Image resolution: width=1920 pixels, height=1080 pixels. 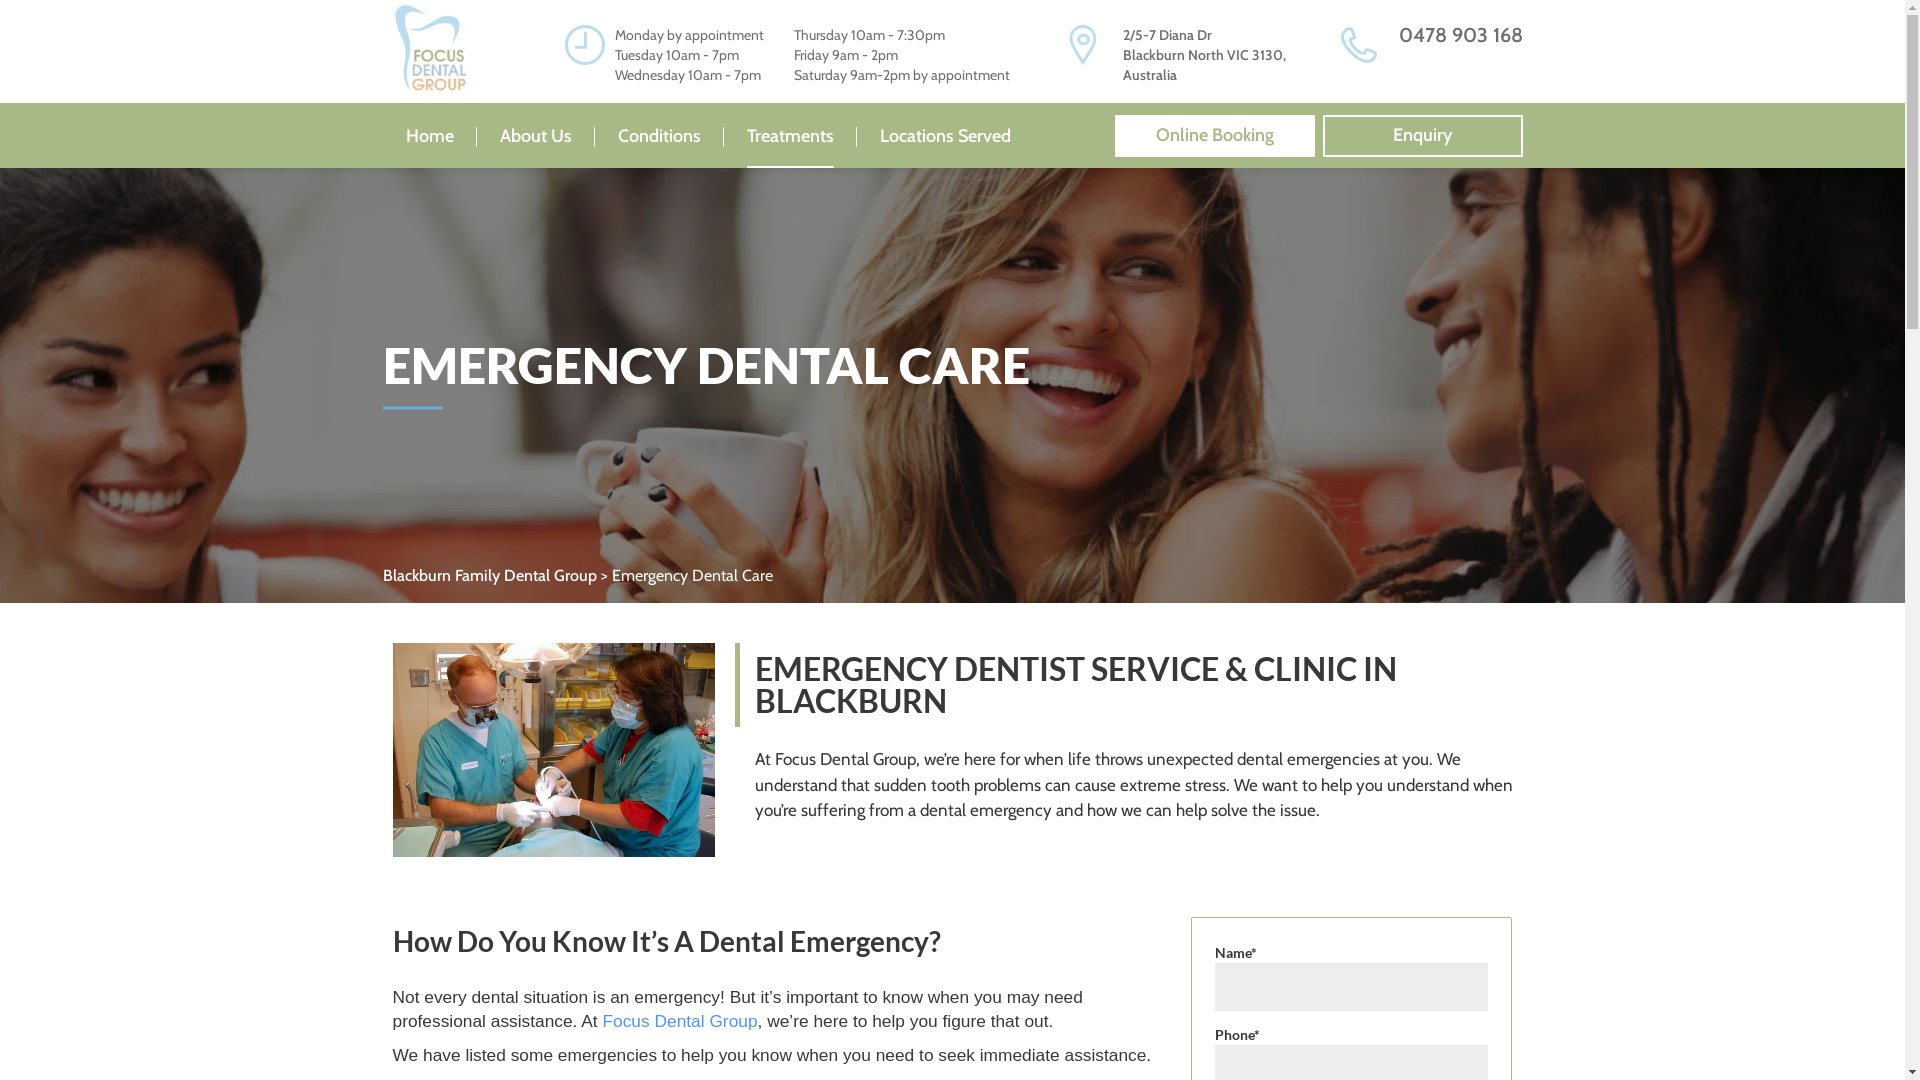 What do you see at coordinates (659, 135) in the screenshot?
I see `'Conditions'` at bounding box center [659, 135].